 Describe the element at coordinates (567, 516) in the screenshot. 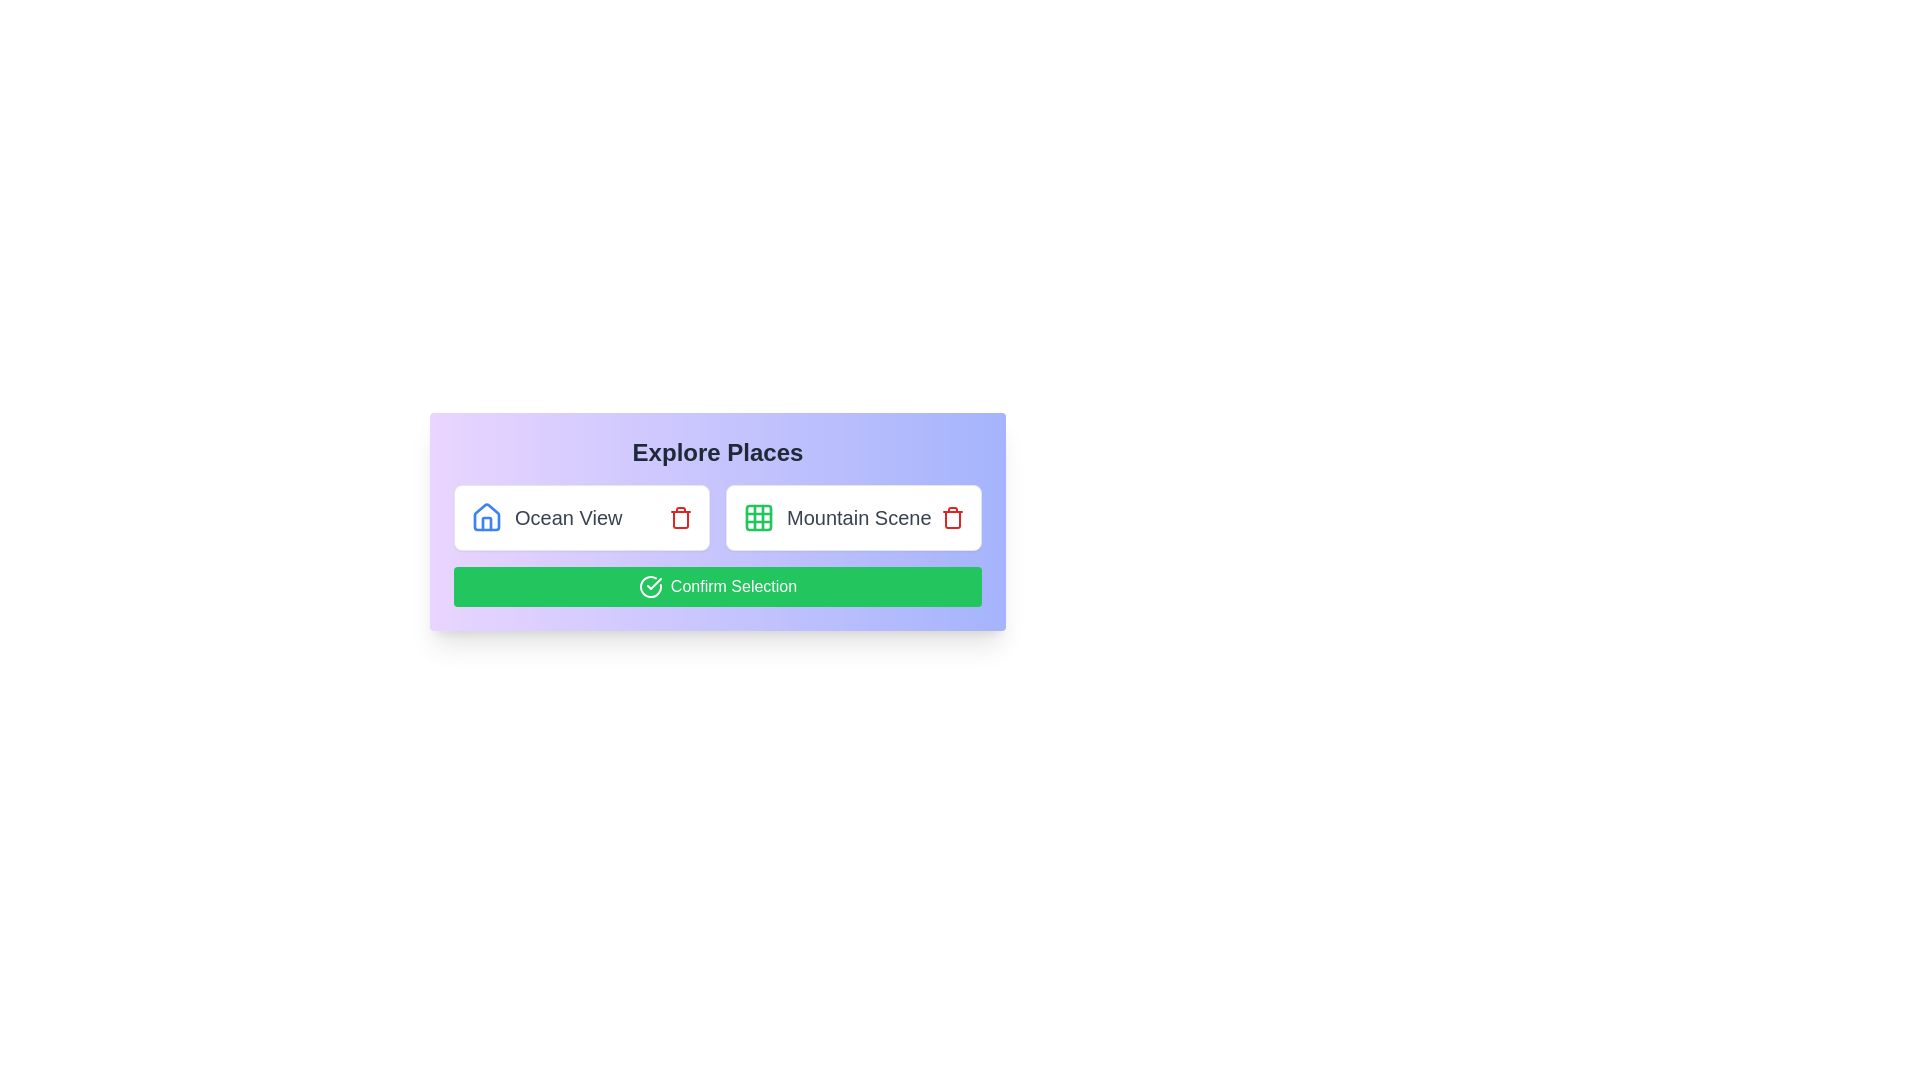

I see `the static text label that reads 'Ocean View', which is part of a large, bold text block and is positioned between an icon on the left and a red trash bin icon on the right` at that location.